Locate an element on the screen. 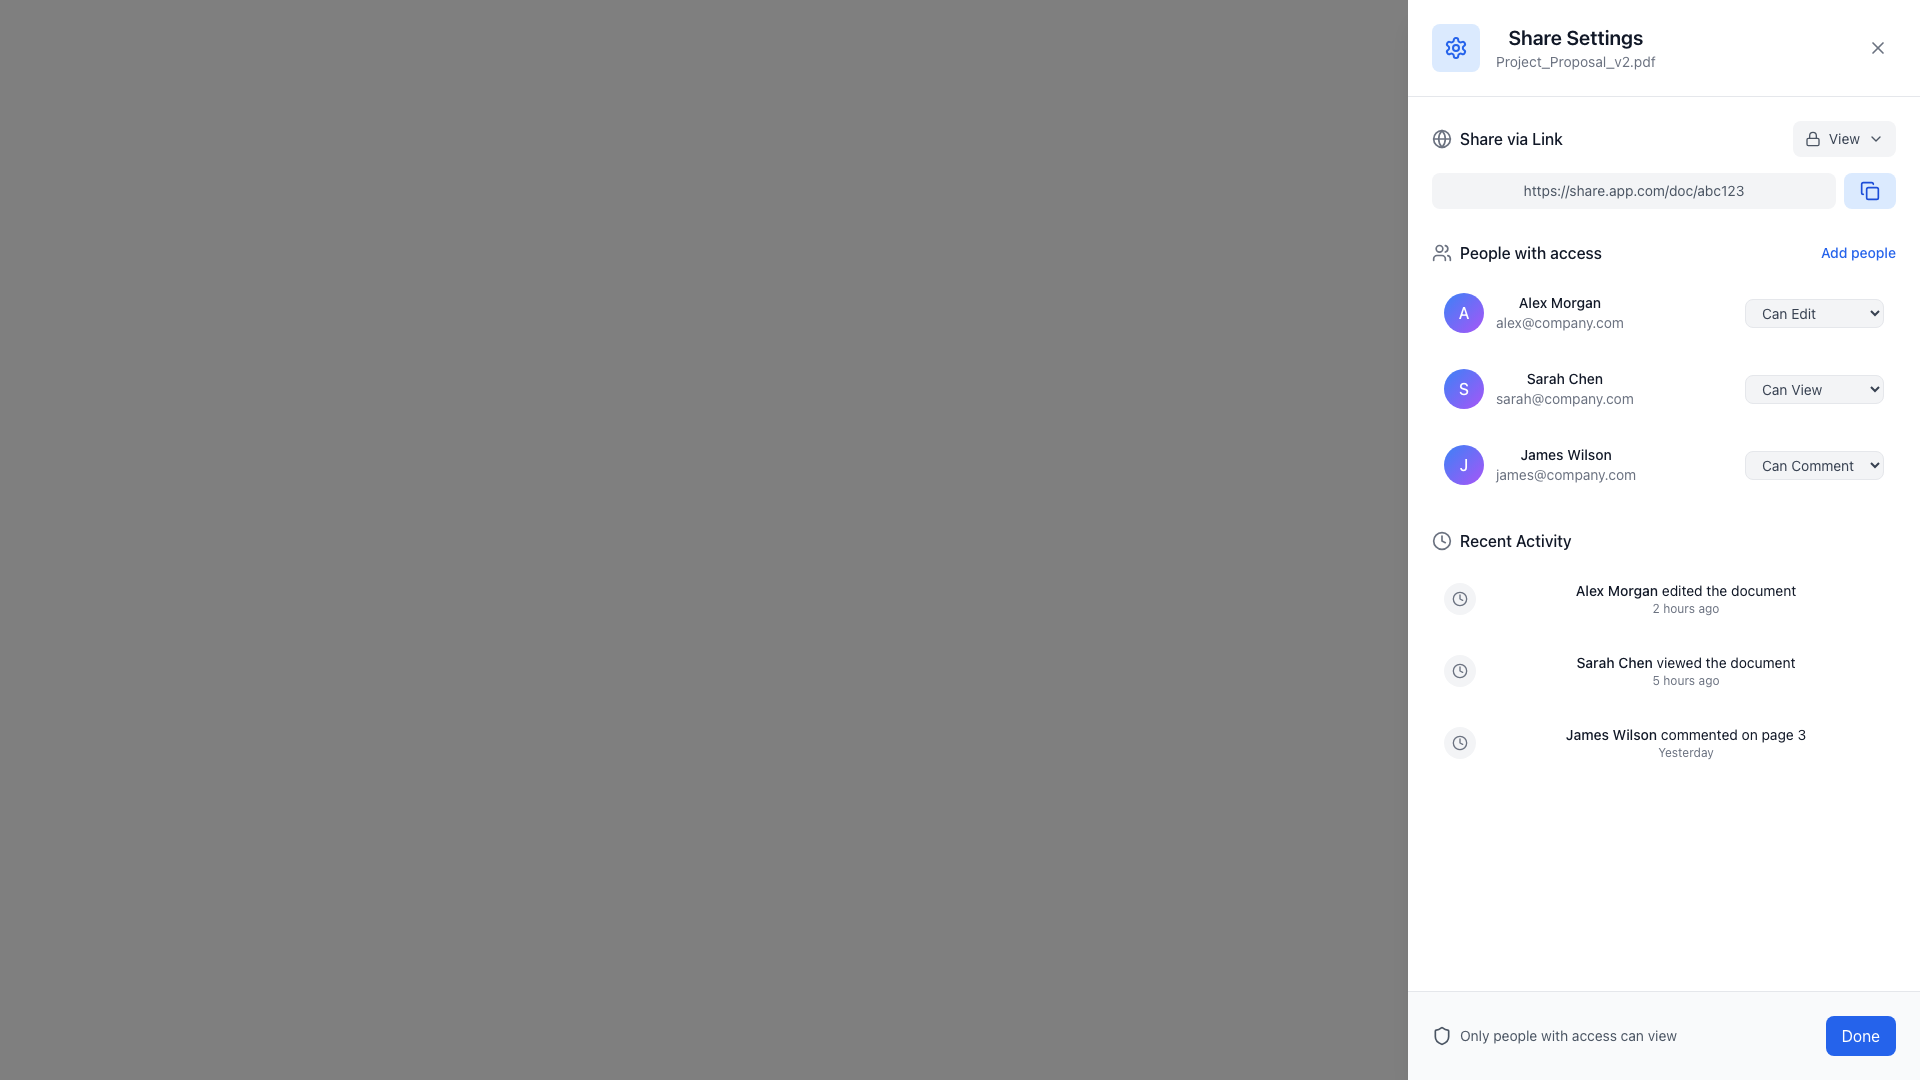 The height and width of the screenshot is (1080, 1920). the SVG circle element that serves as the outer frame of the clock icon in the 'Recent Activity' section of the right sidebar is located at coordinates (1459, 597).